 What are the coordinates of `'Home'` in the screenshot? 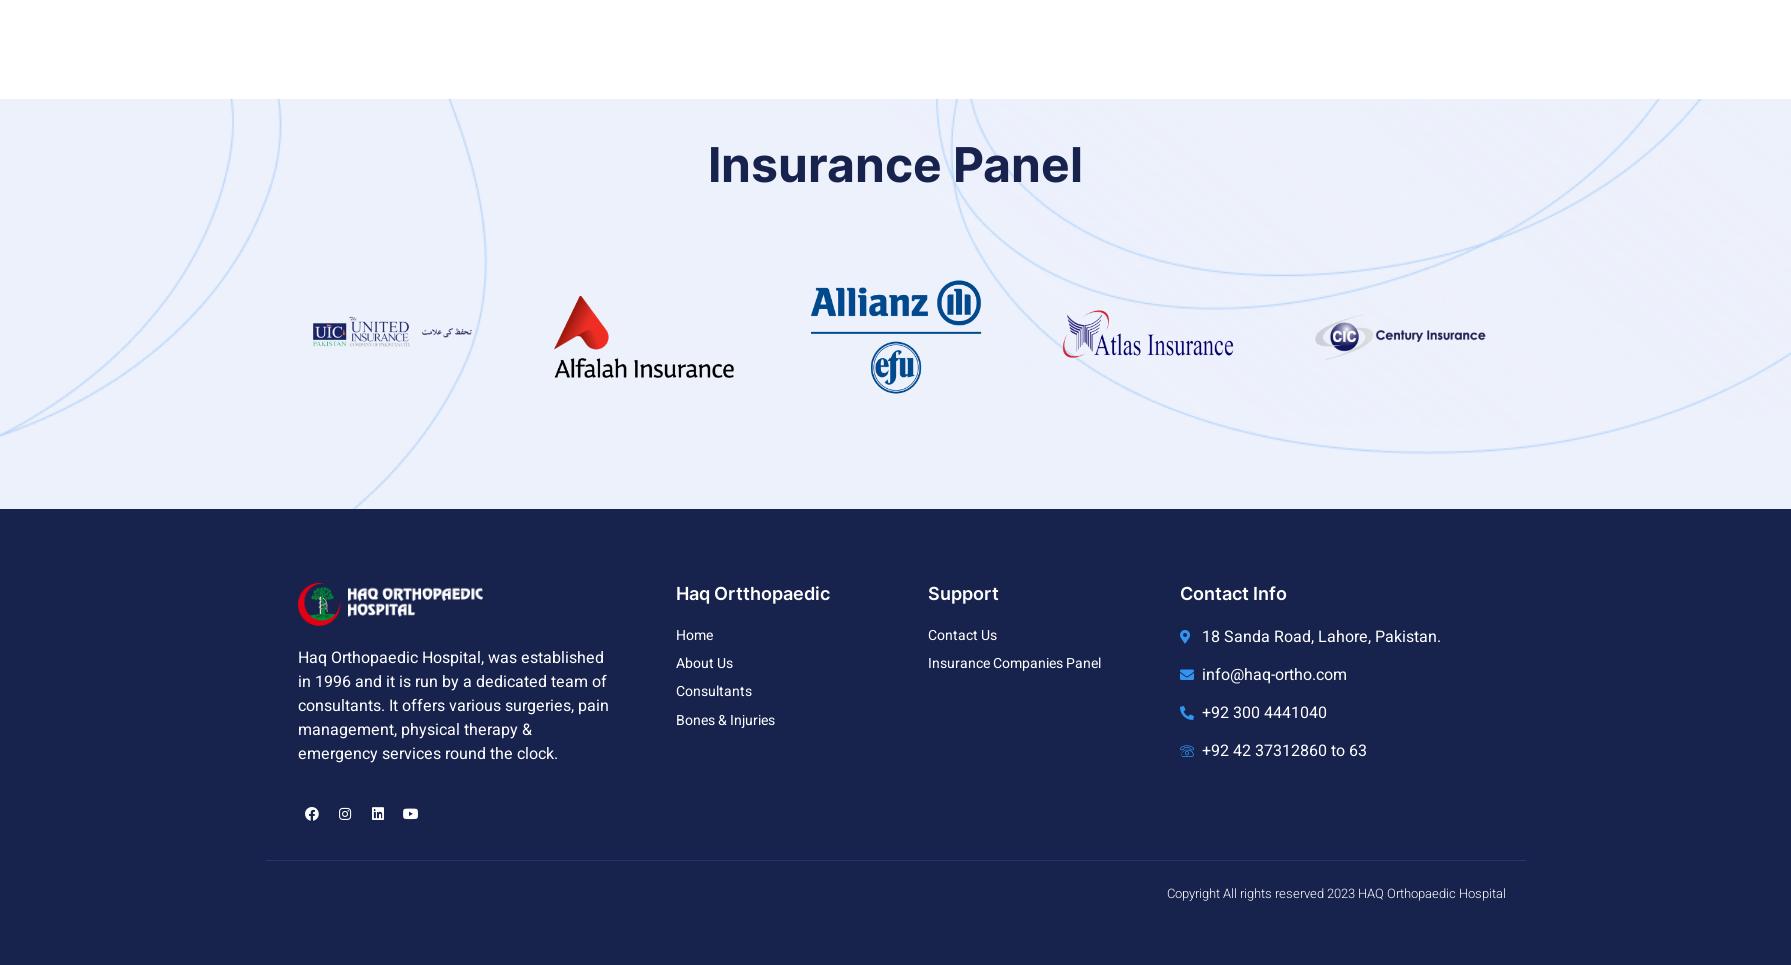 It's located at (675, 634).